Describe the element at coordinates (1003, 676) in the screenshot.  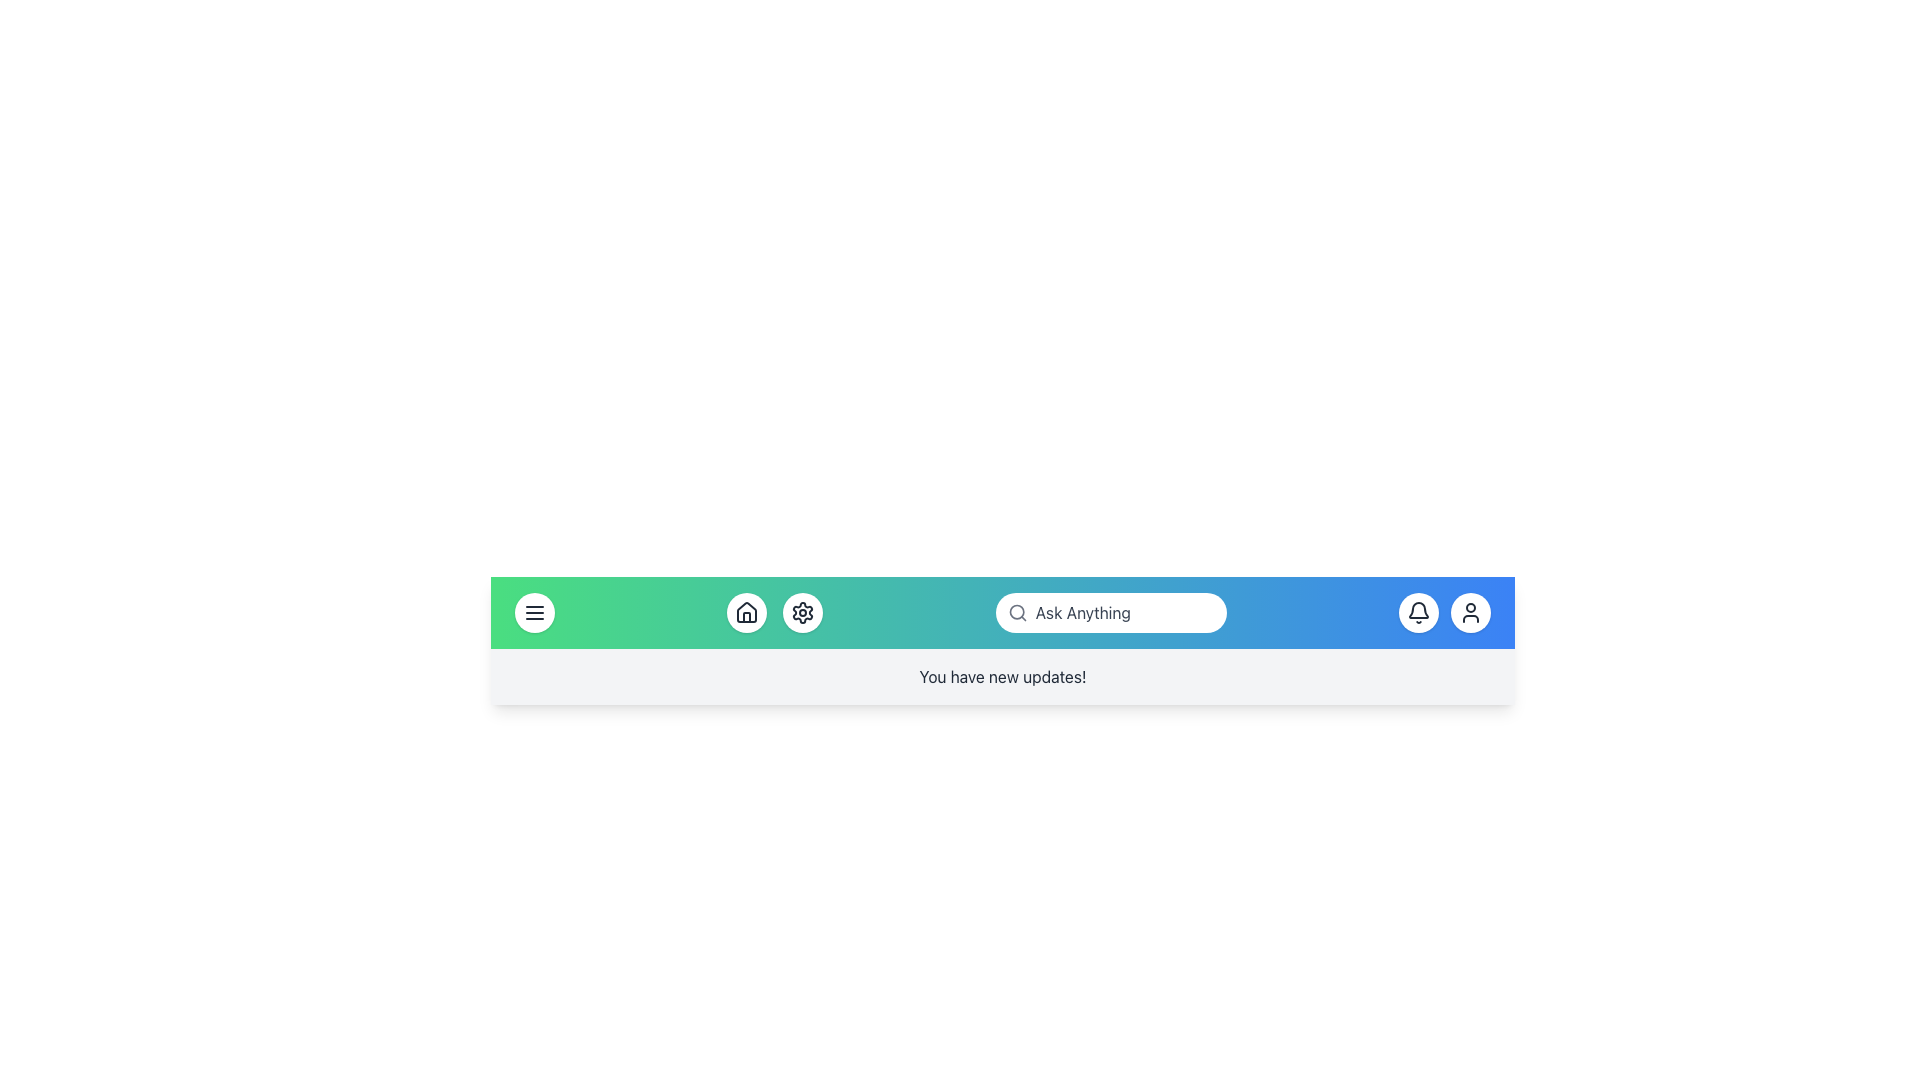
I see `the notification banner with the message 'You have new updates!' which is styled with a light gray background and dark gray text, located at the bottom of the colored header section` at that location.